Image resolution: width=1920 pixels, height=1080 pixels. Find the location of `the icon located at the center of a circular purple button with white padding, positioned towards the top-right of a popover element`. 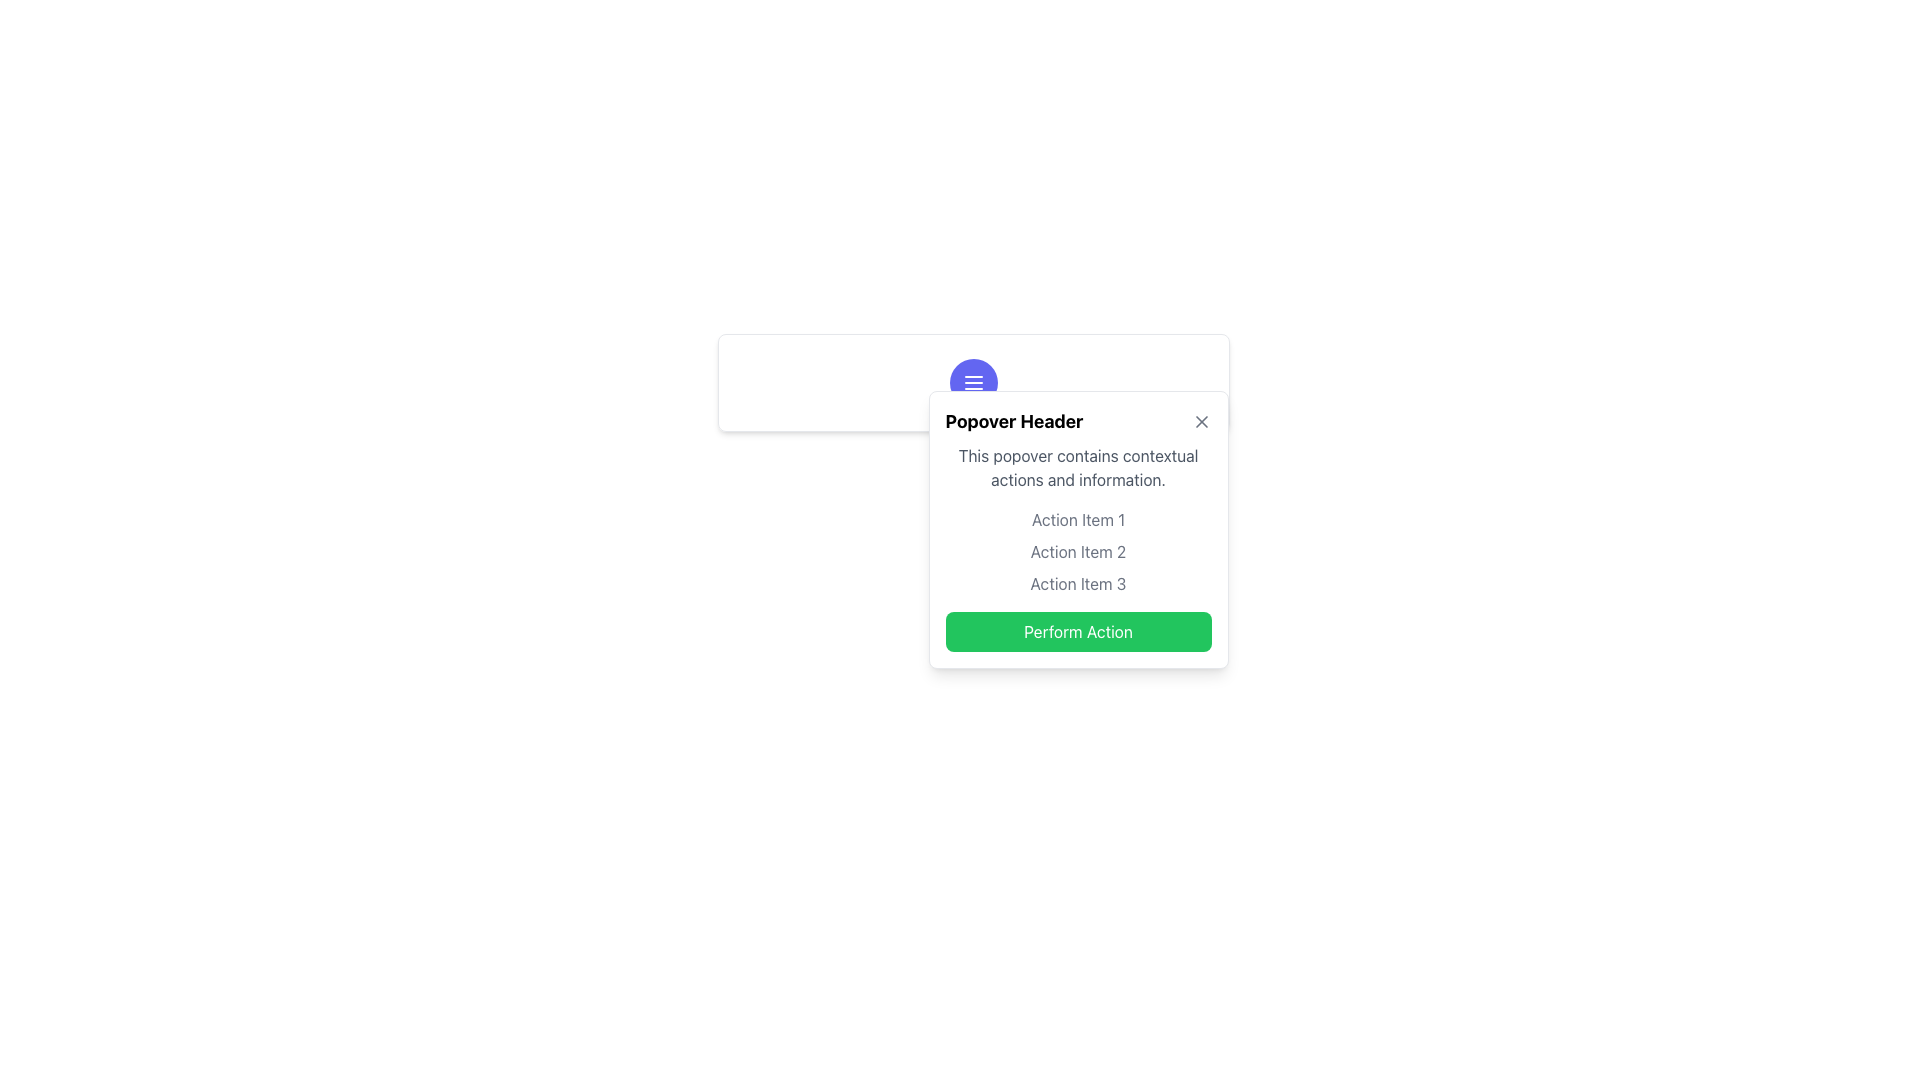

the icon located at the center of a circular purple button with white padding, positioned towards the top-right of a popover element is located at coordinates (973, 382).